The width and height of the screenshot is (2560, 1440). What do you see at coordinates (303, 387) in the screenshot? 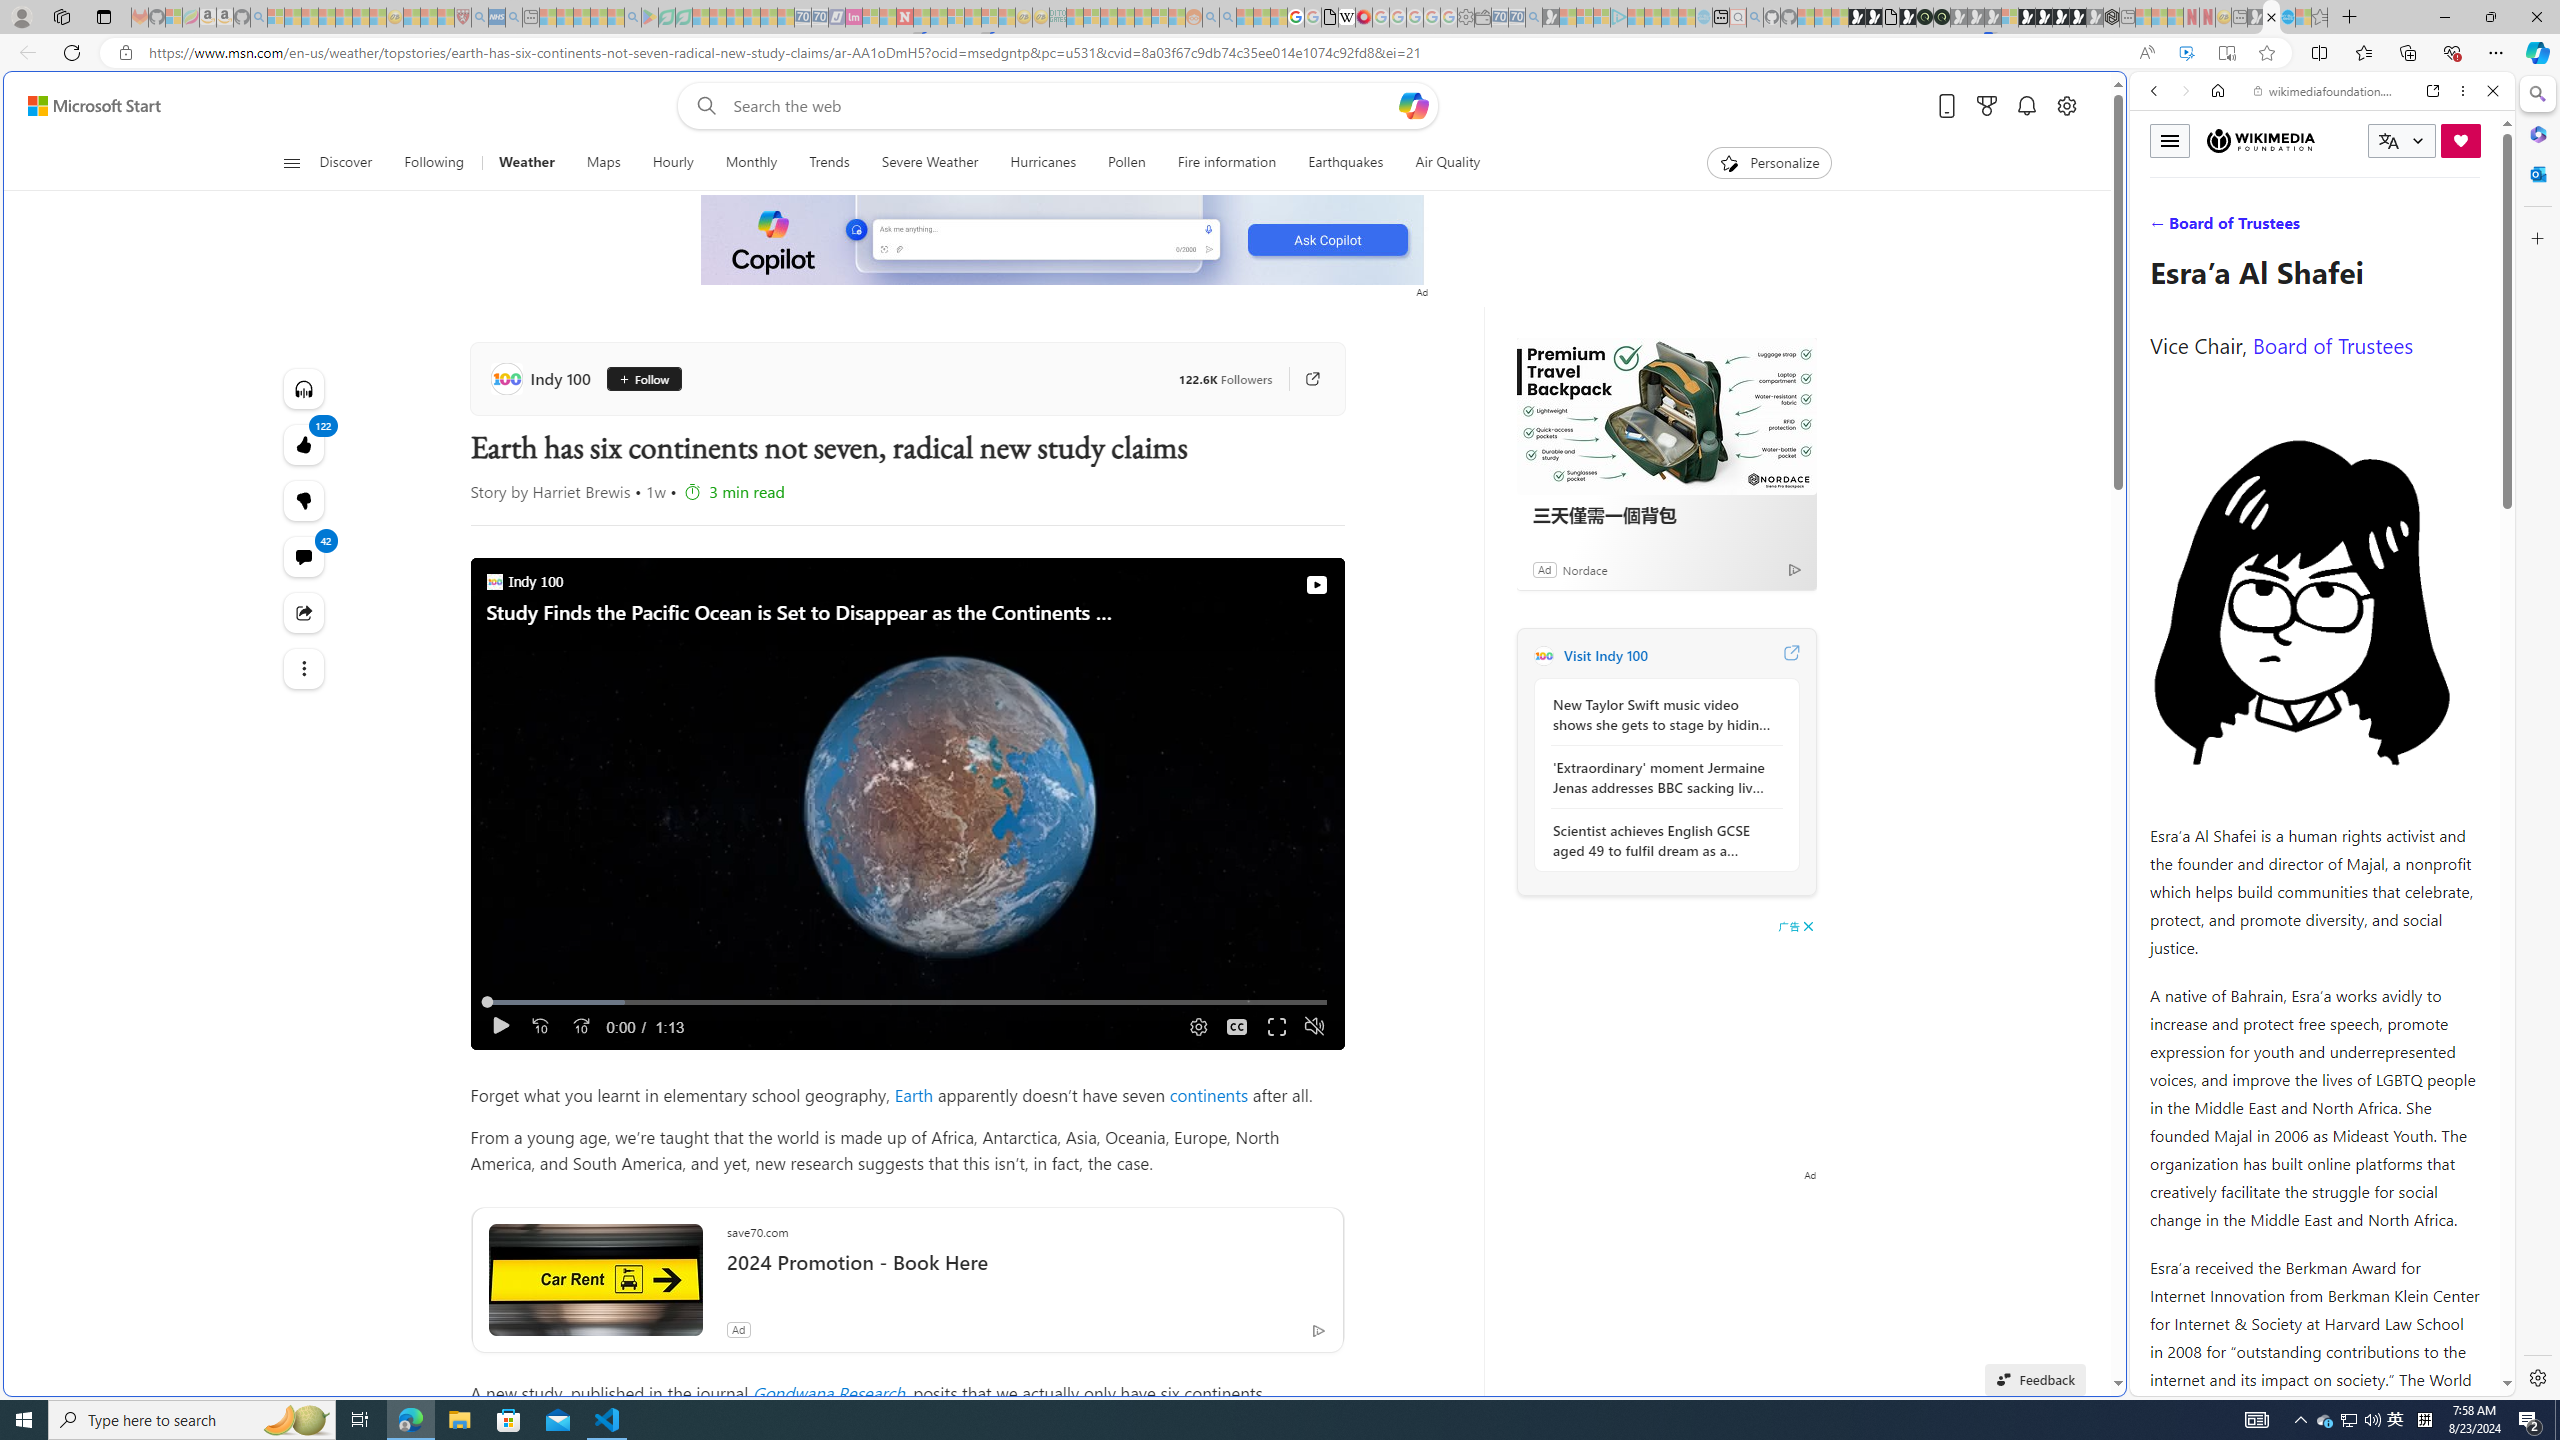
I see `'Listen to this article'` at bounding box center [303, 387].